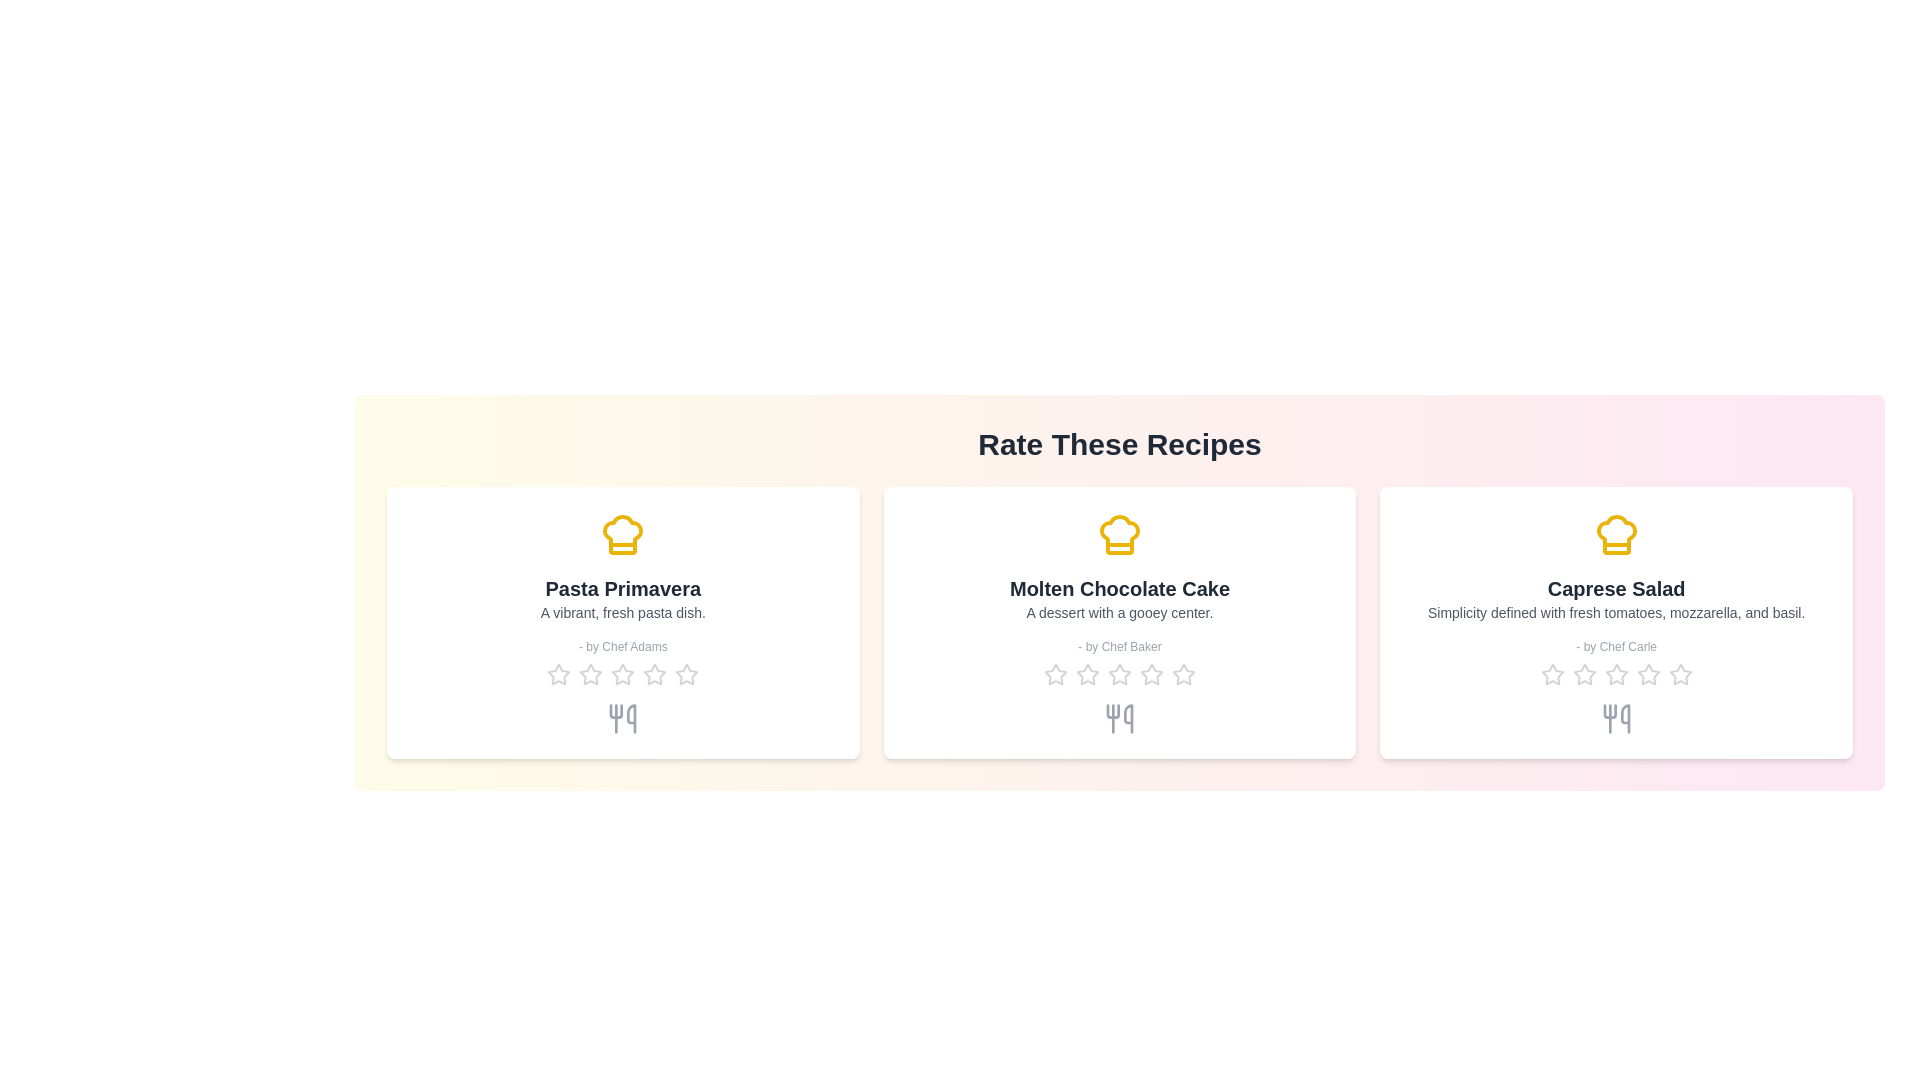  Describe the element at coordinates (622, 588) in the screenshot. I see `the card containing the recipe title` at that location.